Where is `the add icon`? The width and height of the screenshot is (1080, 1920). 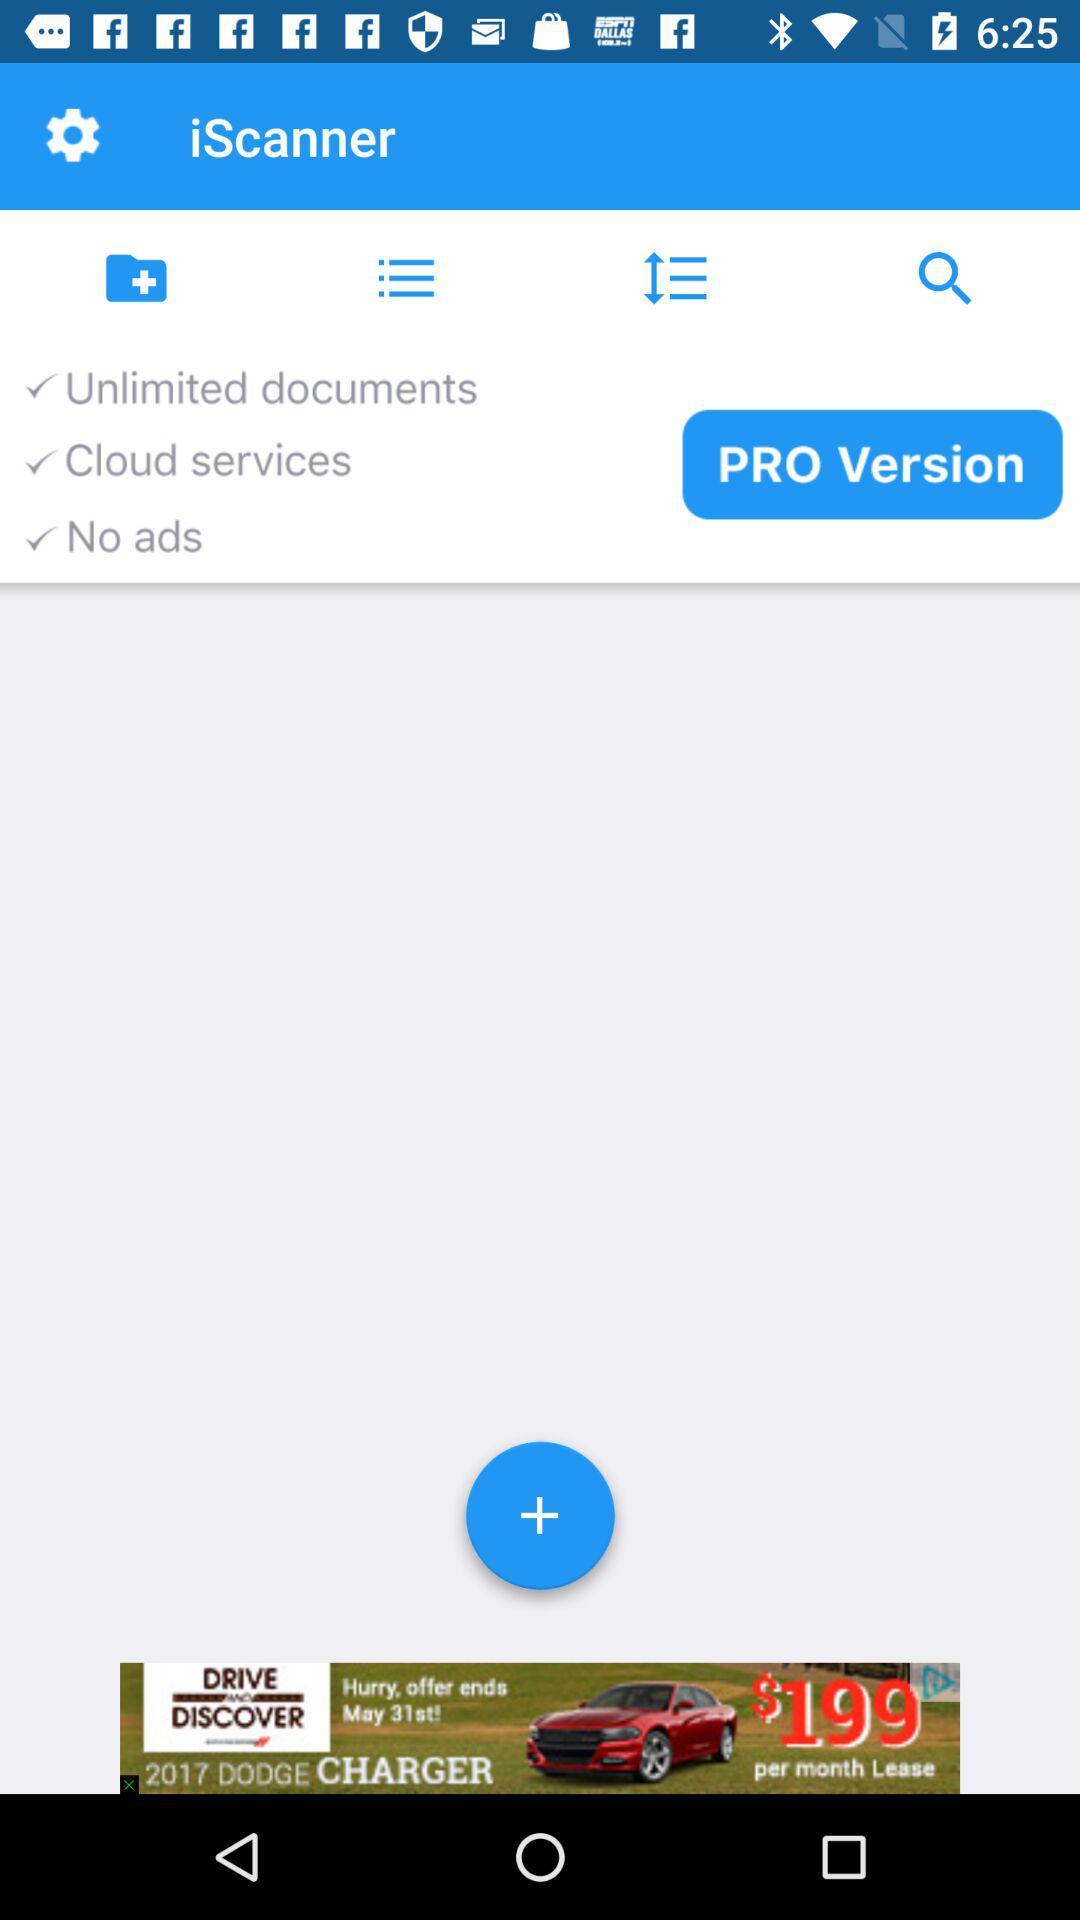 the add icon is located at coordinates (540, 1522).